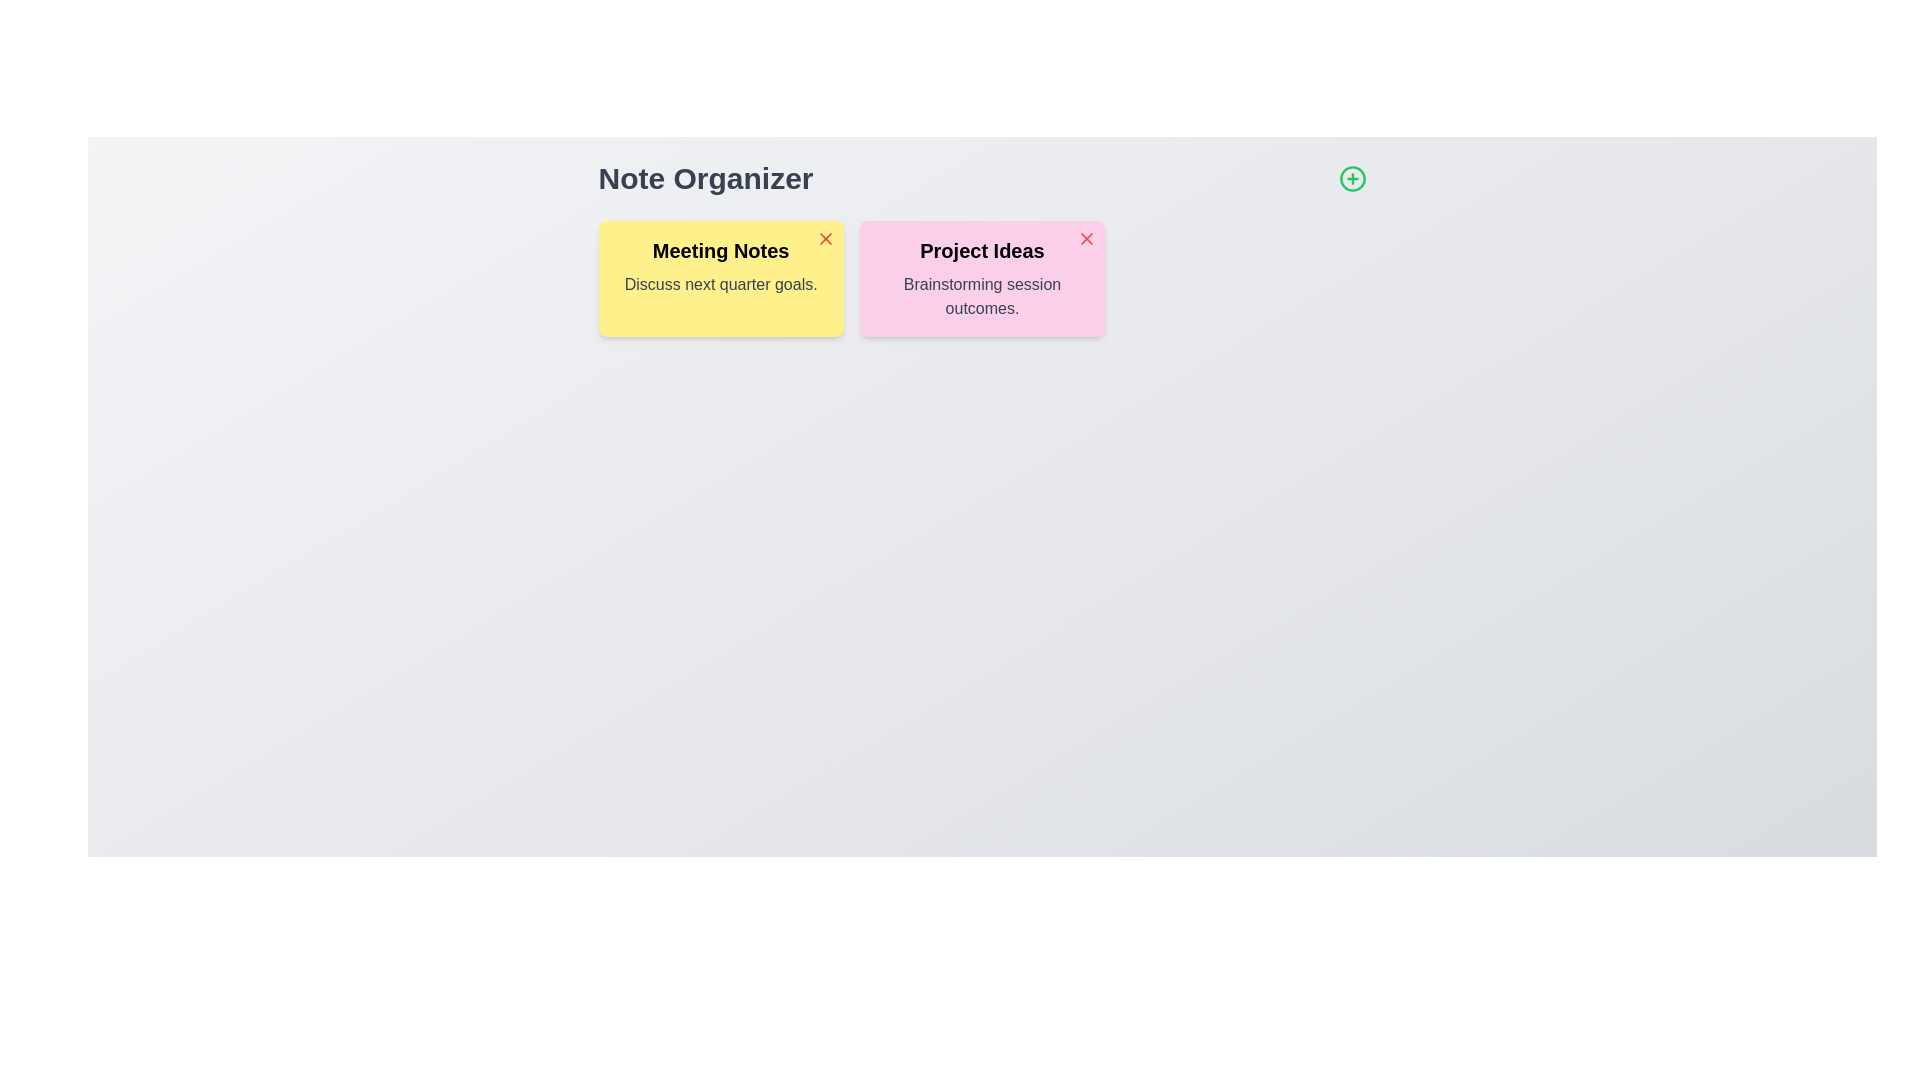  What do you see at coordinates (1352, 177) in the screenshot?
I see `the button for adding a new item in the Note Organizer` at bounding box center [1352, 177].